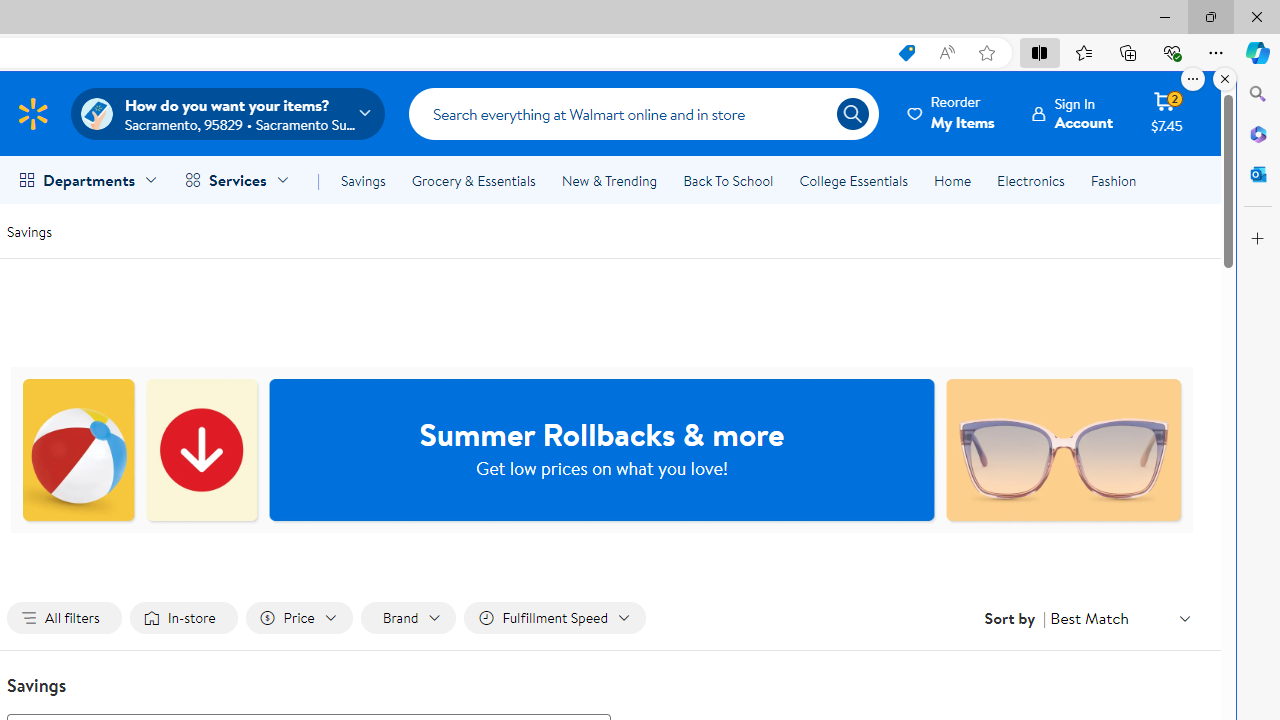  What do you see at coordinates (1072, 113) in the screenshot?
I see `'Sign In Account'` at bounding box center [1072, 113].